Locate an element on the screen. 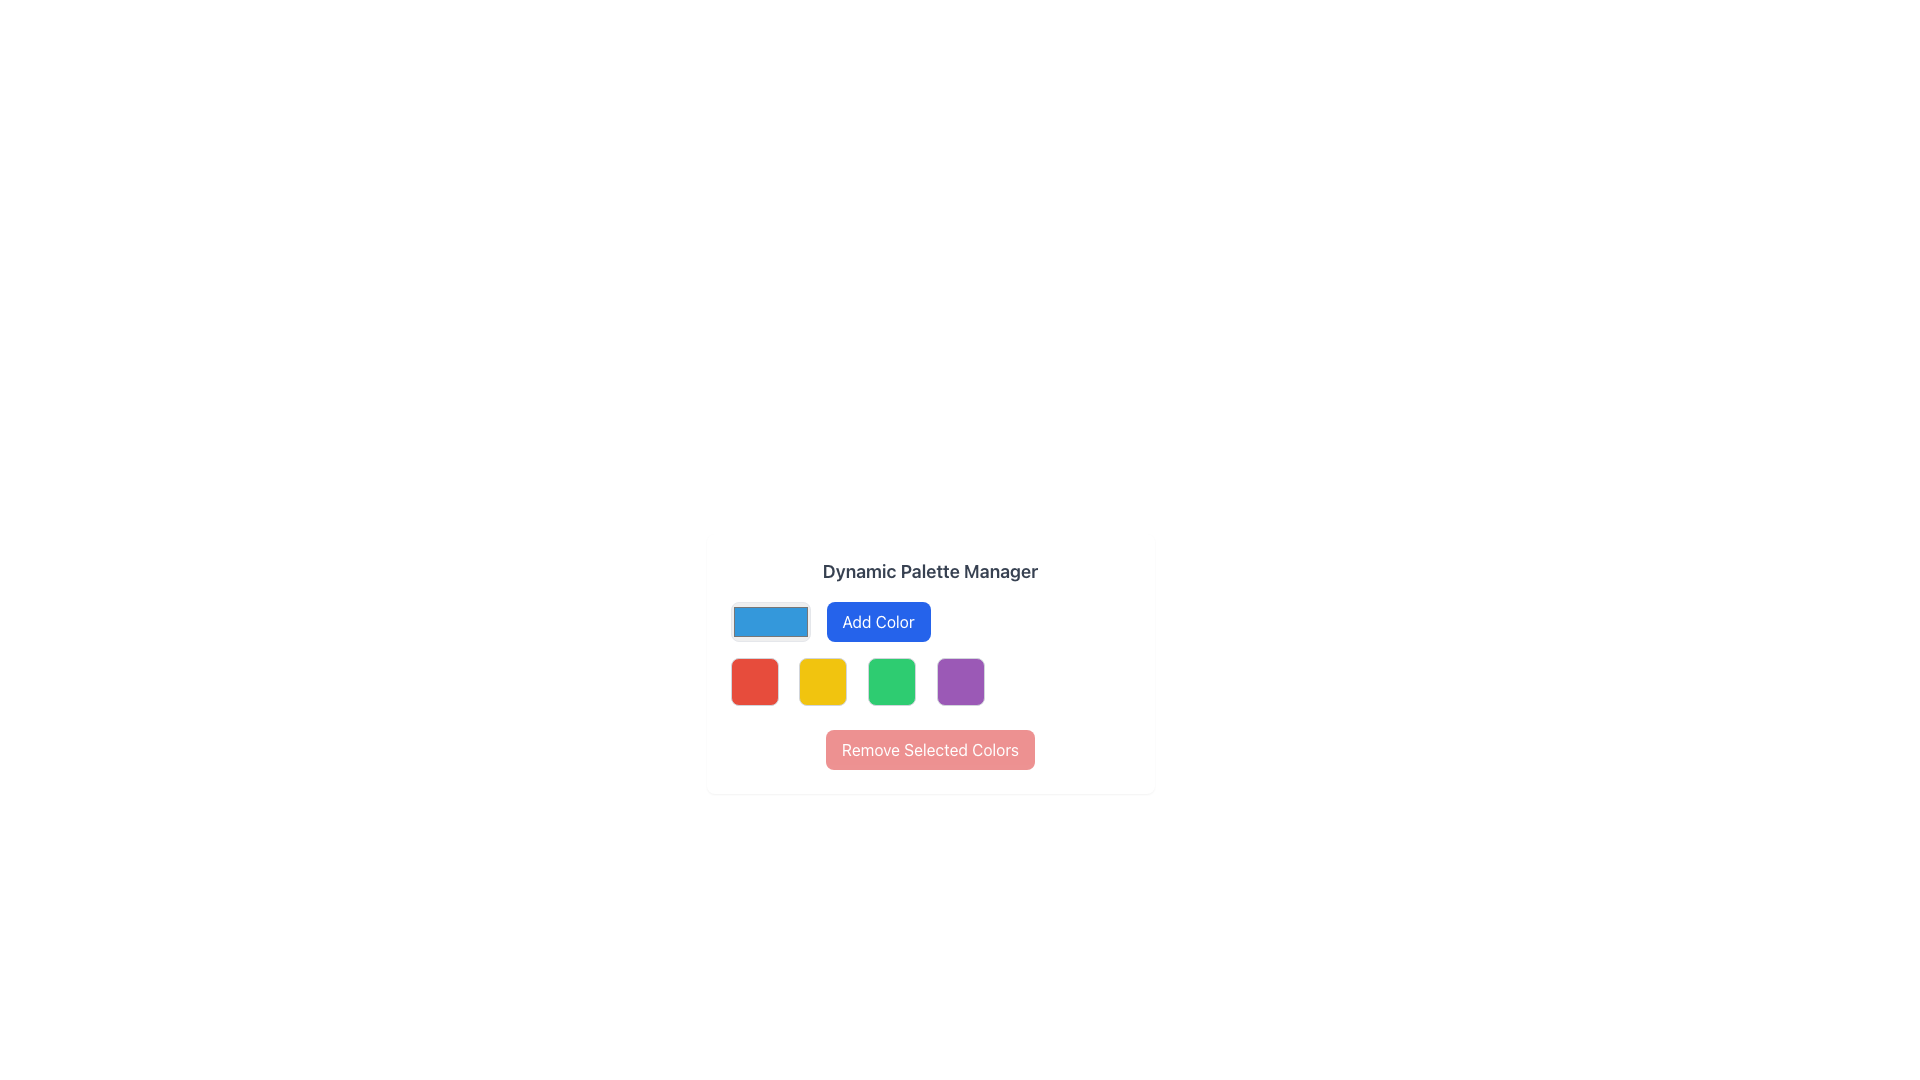 This screenshot has height=1080, width=1920. the fourth color tile in the horizontal grid is located at coordinates (960, 681).